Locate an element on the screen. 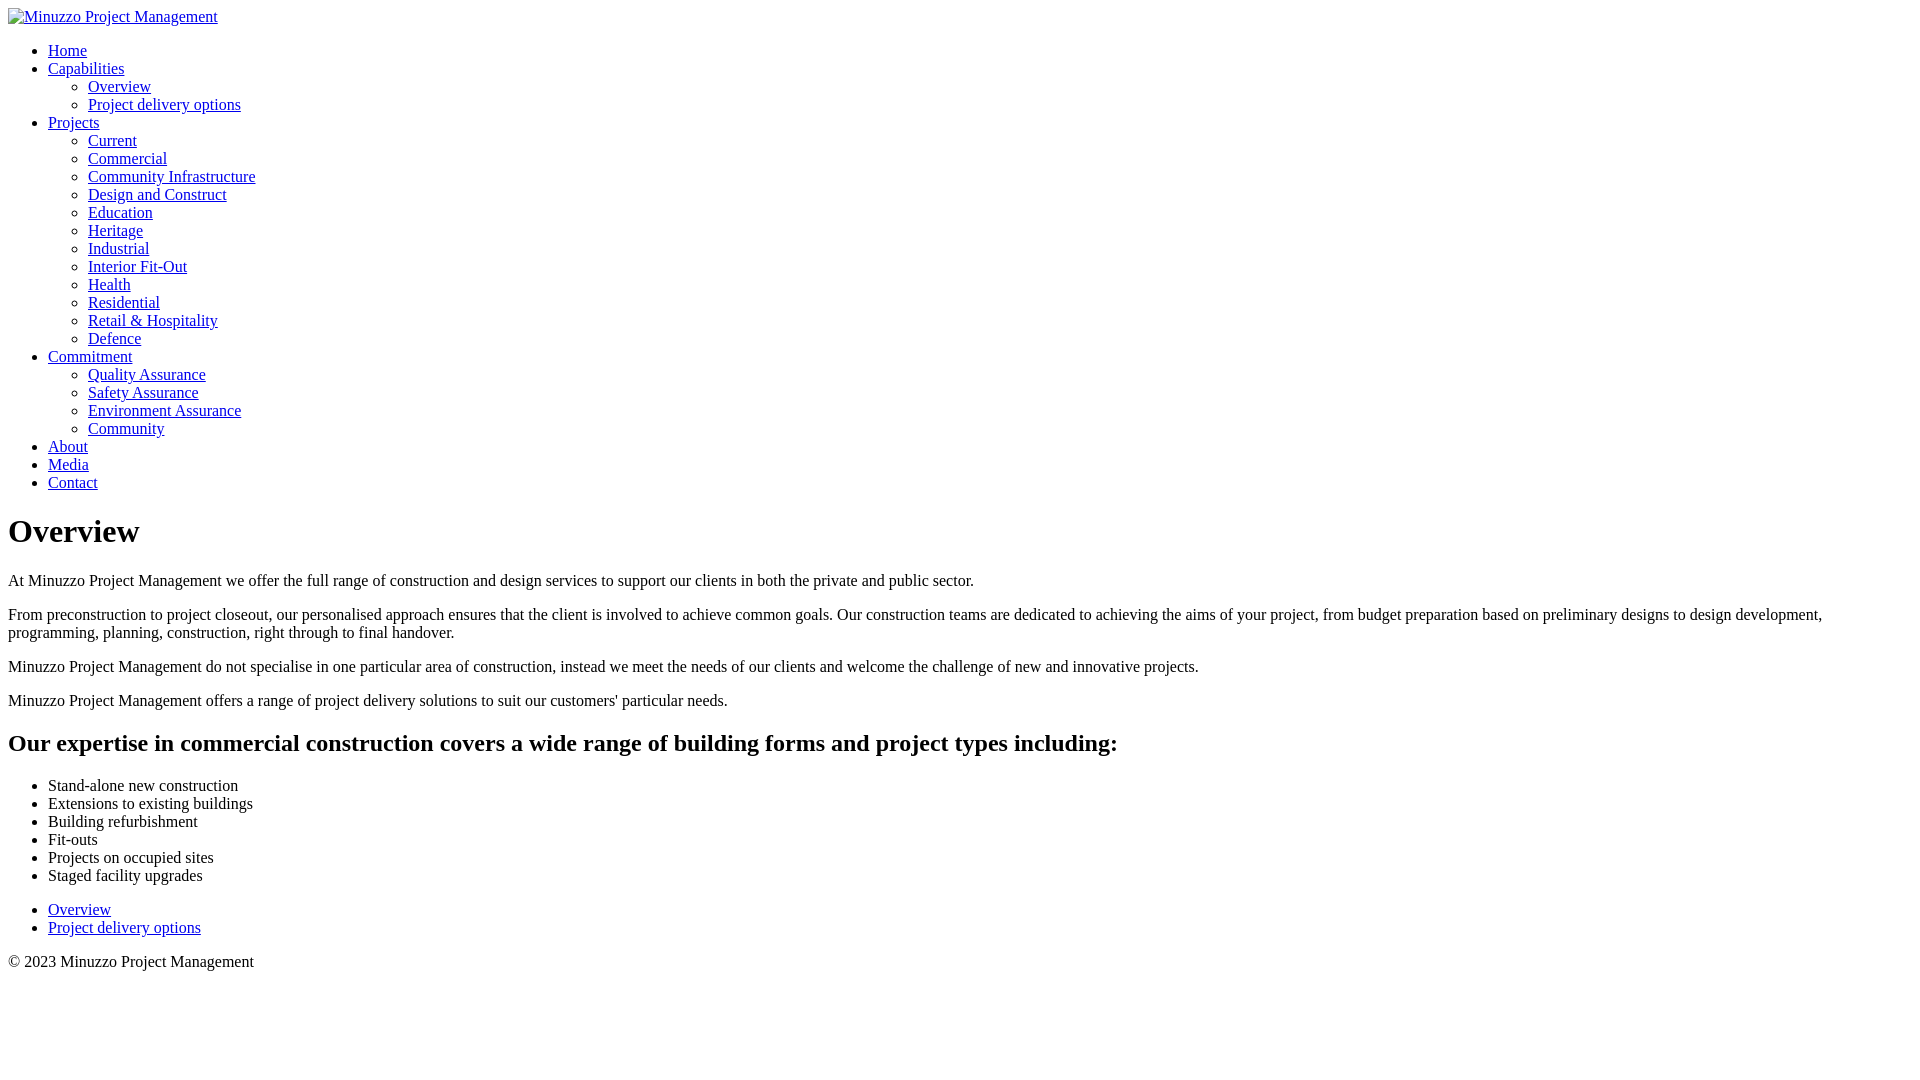 Image resolution: width=1920 pixels, height=1080 pixels. 'Media' is located at coordinates (68, 464).